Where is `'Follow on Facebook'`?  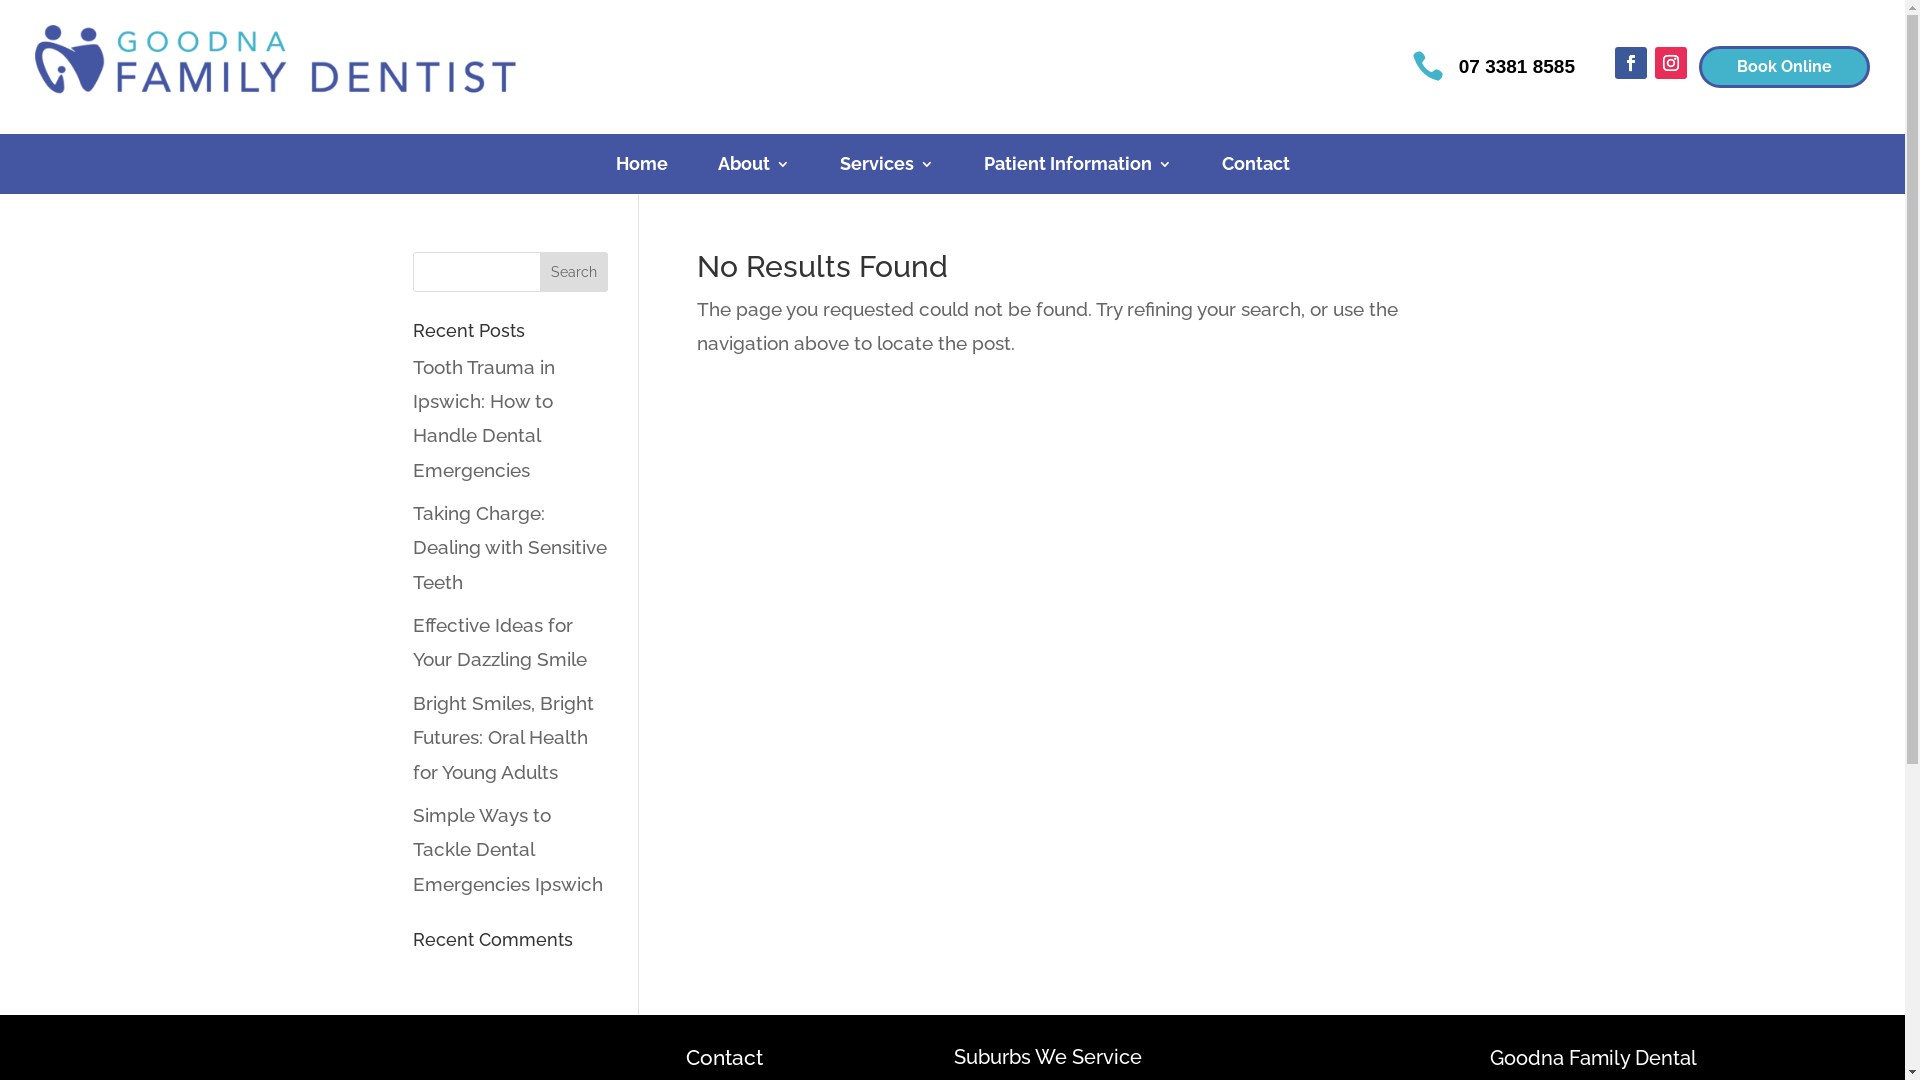
'Follow on Facebook' is located at coordinates (1631, 61).